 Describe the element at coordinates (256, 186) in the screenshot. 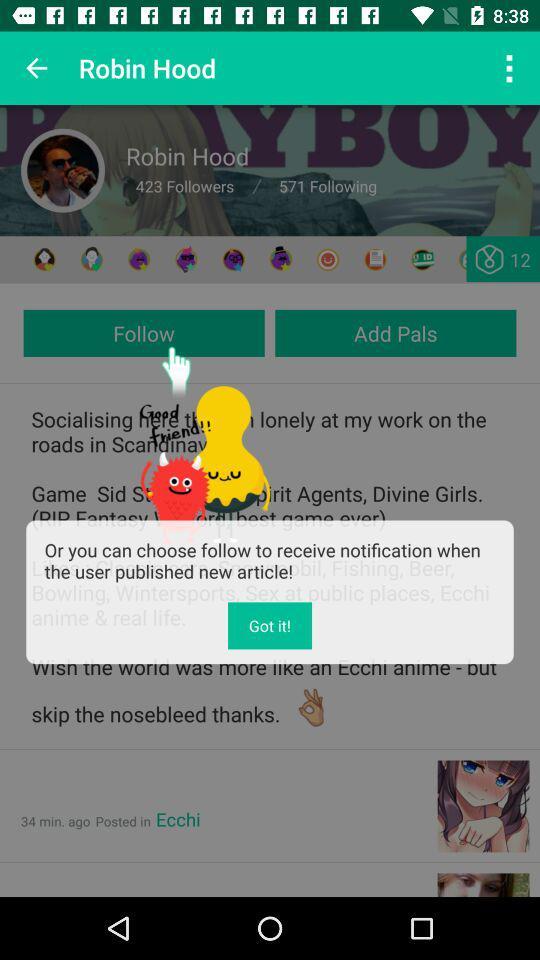

I see `which is after 423 followers on the page` at that location.